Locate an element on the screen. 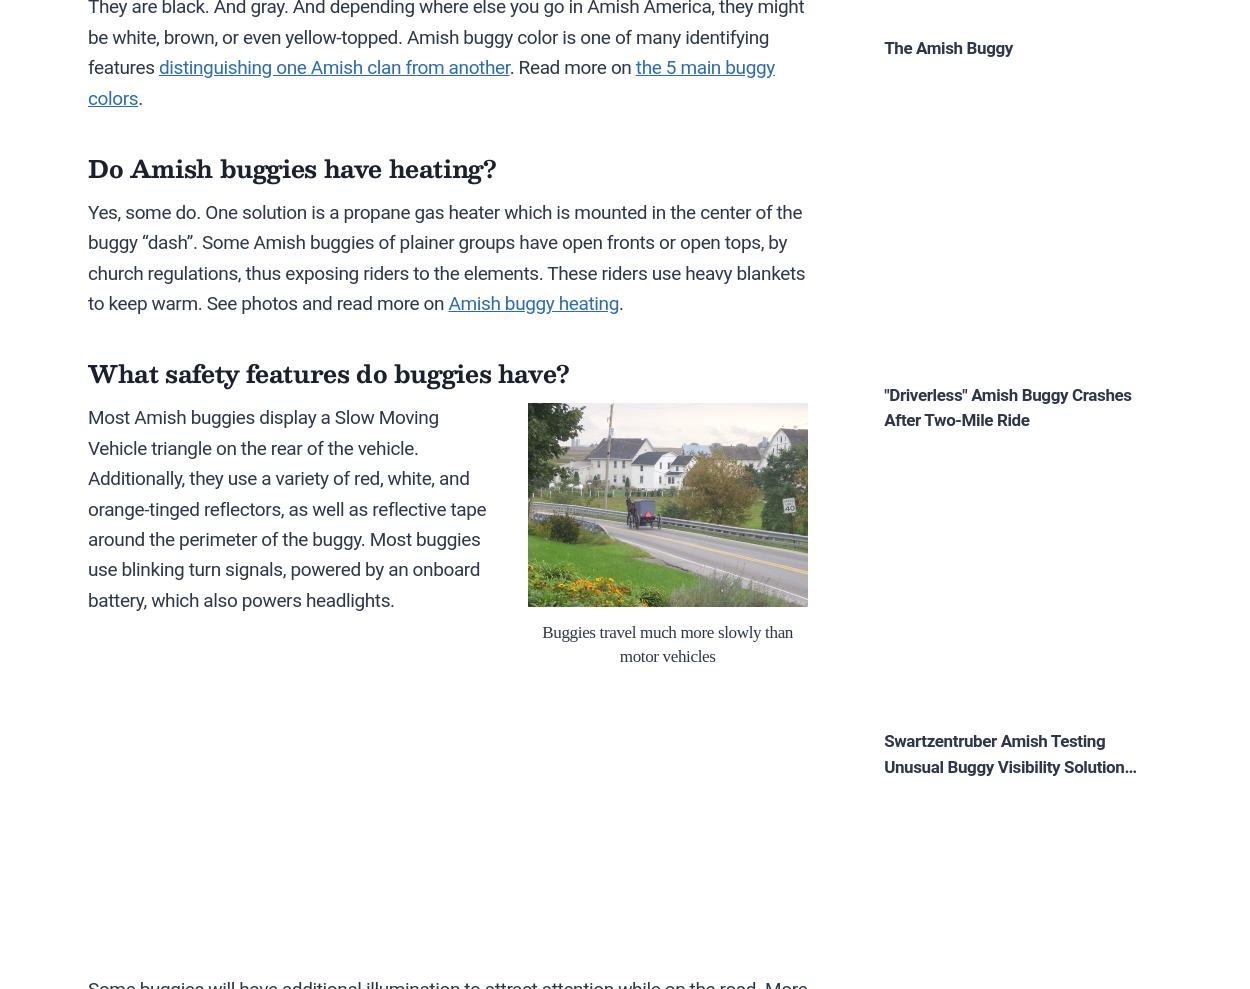 This screenshot has height=989, width=1250. 'Yes, some do. One solution is a propane gas heater which is mounted in the center of the buggy “dash”. Some Amish buggies of plainer groups have open fronts or open tops, by church regulations, thus exposing riders to the elements. These riders use heavy blankets to keep warm. See photos and read more on' is located at coordinates (445, 256).